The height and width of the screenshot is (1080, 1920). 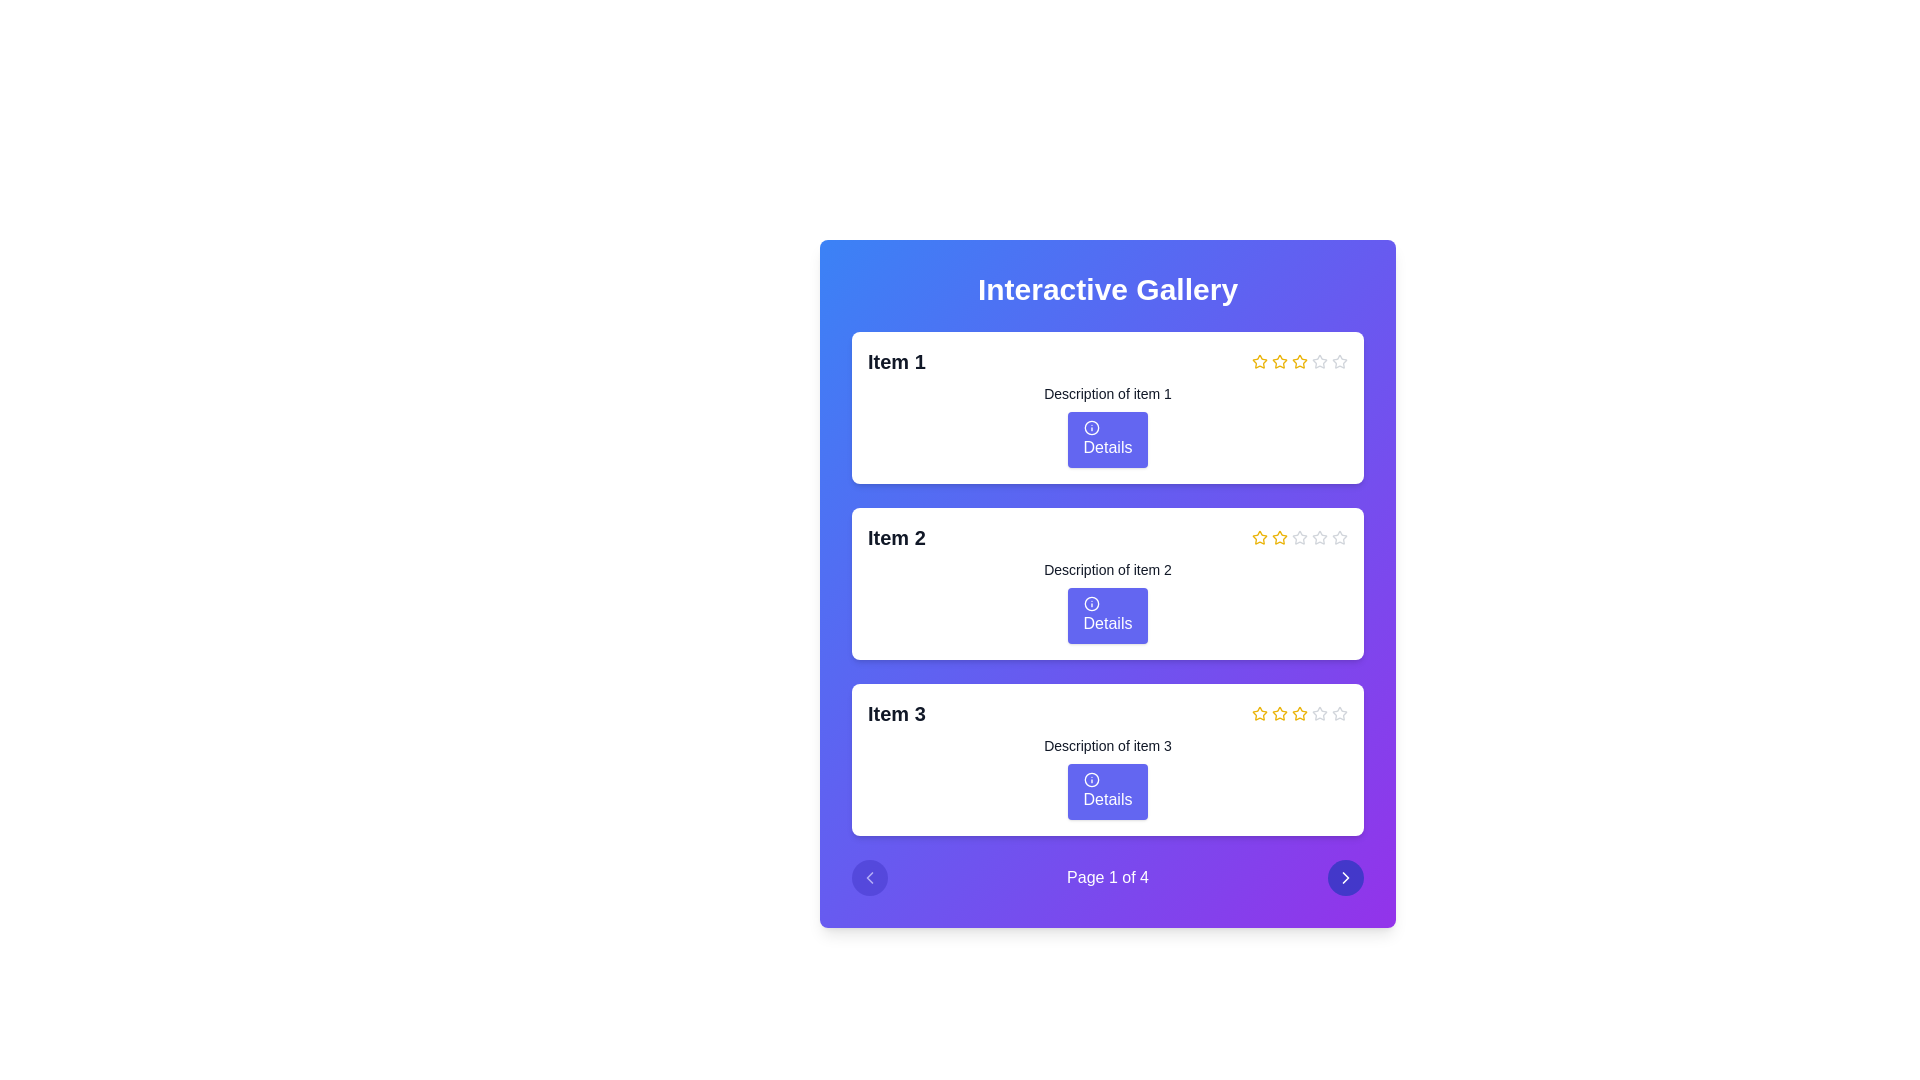 I want to click on the third star icon representing the rating for 'Item 2' in the gallery, so click(x=1320, y=536).